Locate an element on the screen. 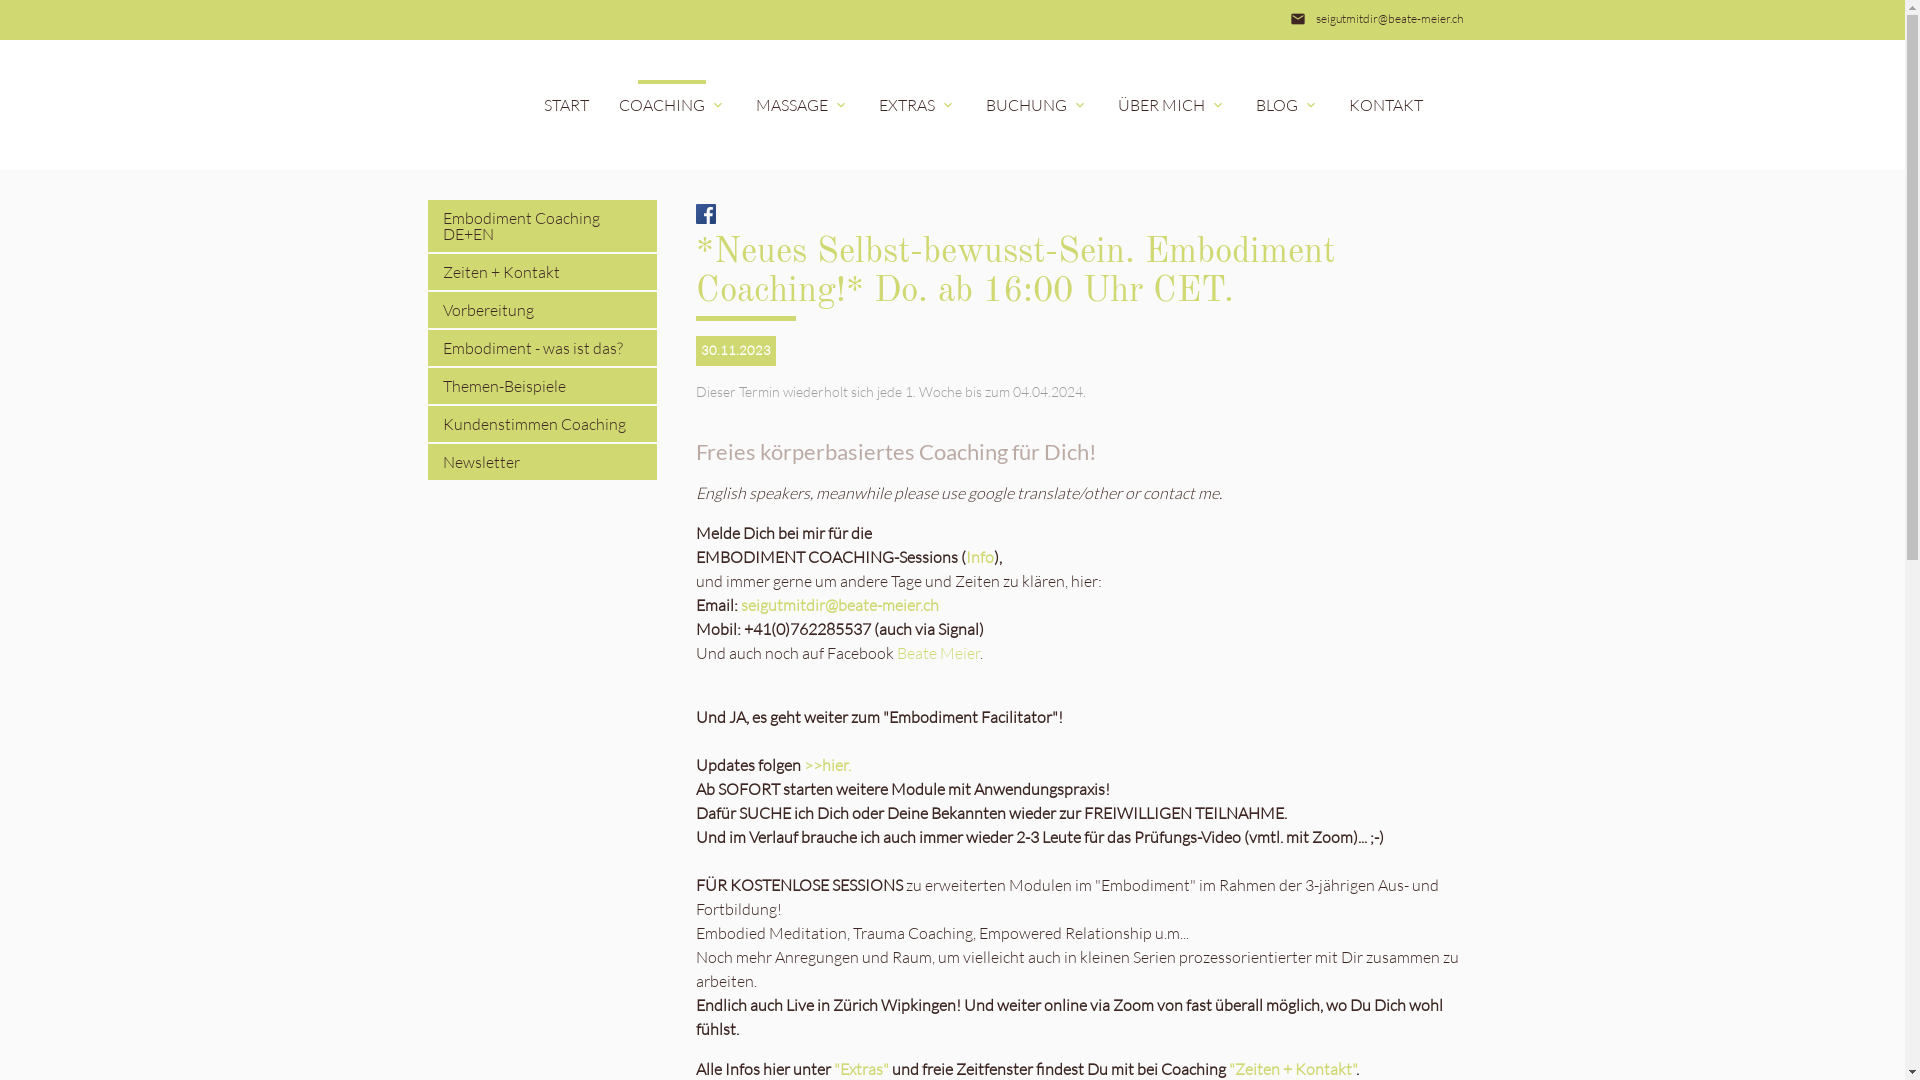 This screenshot has height=1080, width=1920. 'BLOG is located at coordinates (1286, 104).